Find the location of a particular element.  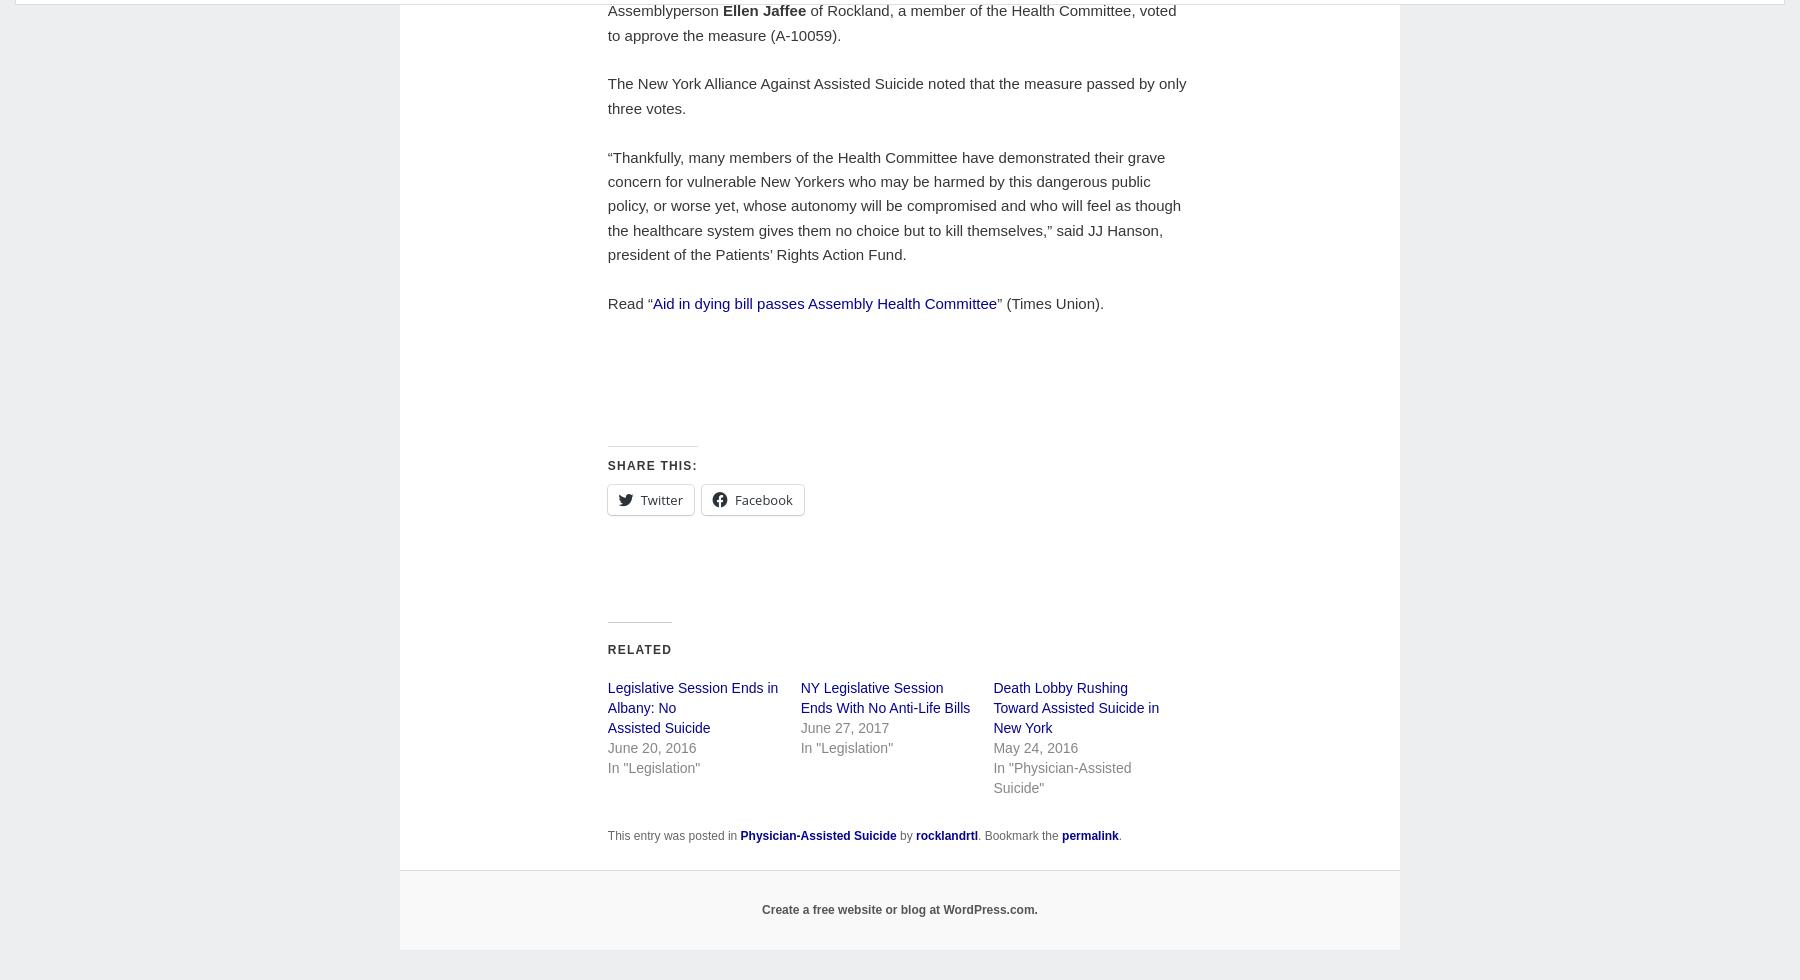

'rocklandrtl' is located at coordinates (945, 836).